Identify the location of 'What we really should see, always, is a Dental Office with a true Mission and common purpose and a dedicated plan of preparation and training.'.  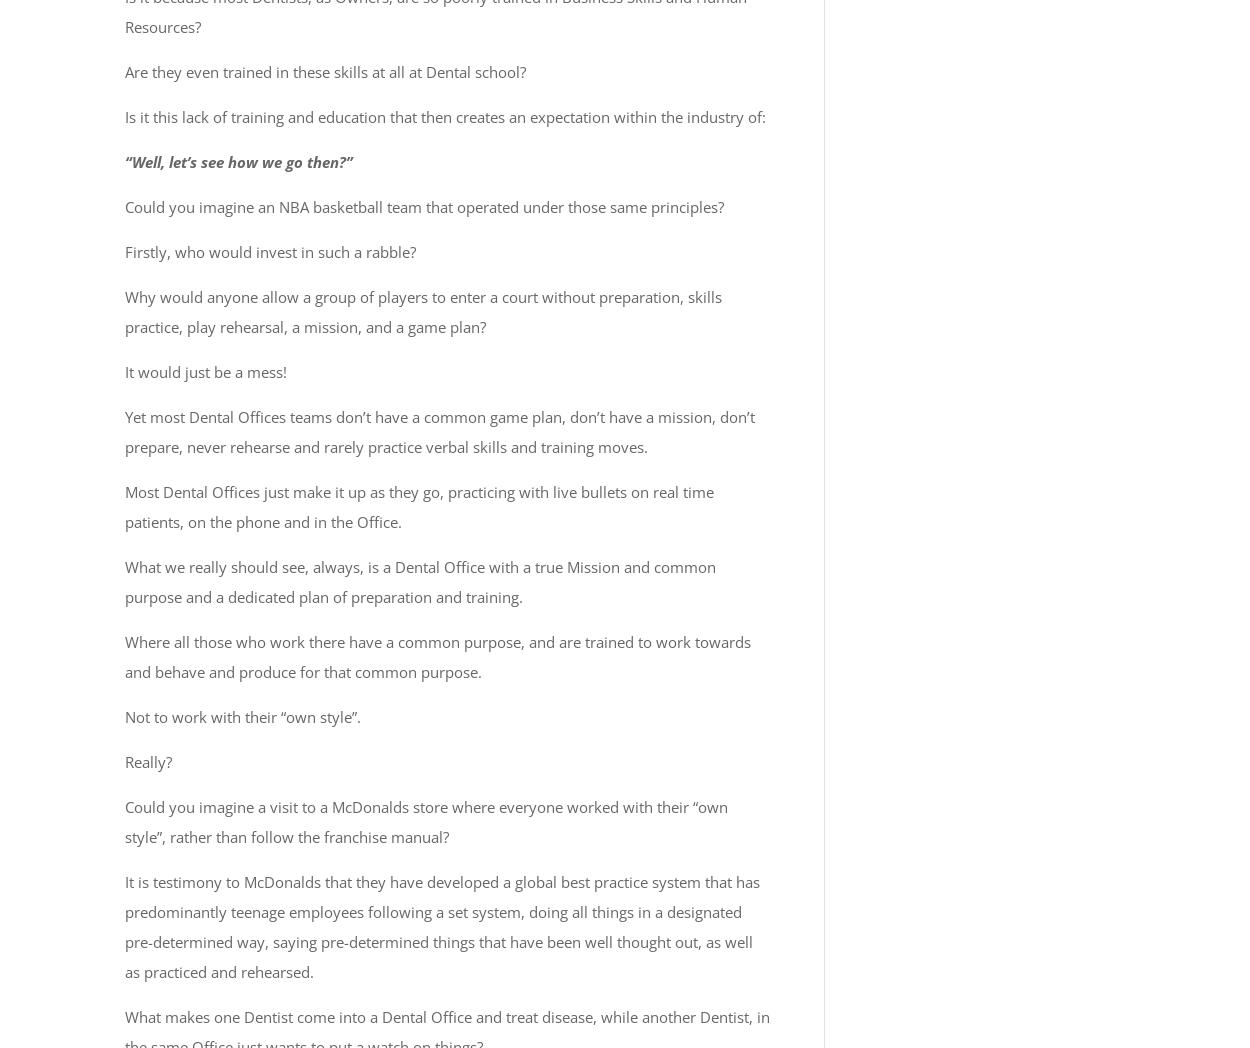
(420, 581).